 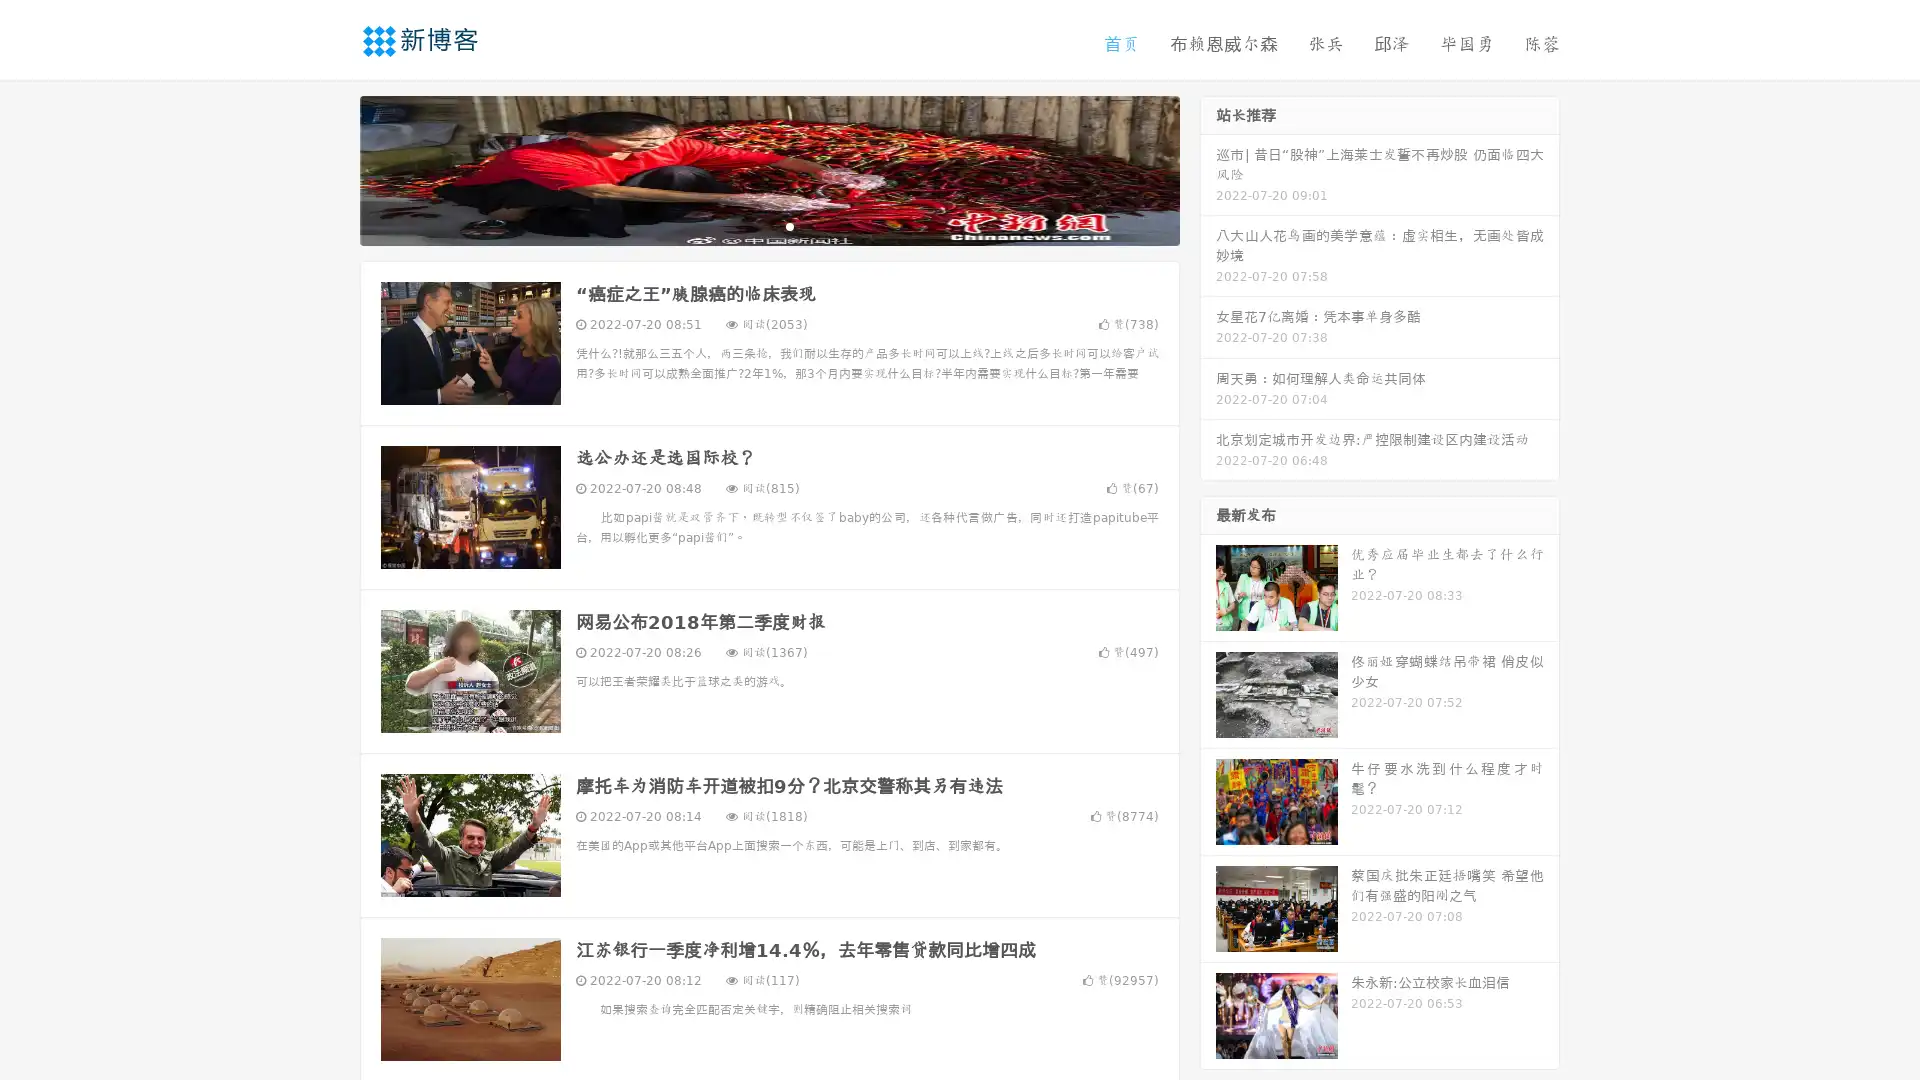 I want to click on Go to slide 3, so click(x=789, y=225).